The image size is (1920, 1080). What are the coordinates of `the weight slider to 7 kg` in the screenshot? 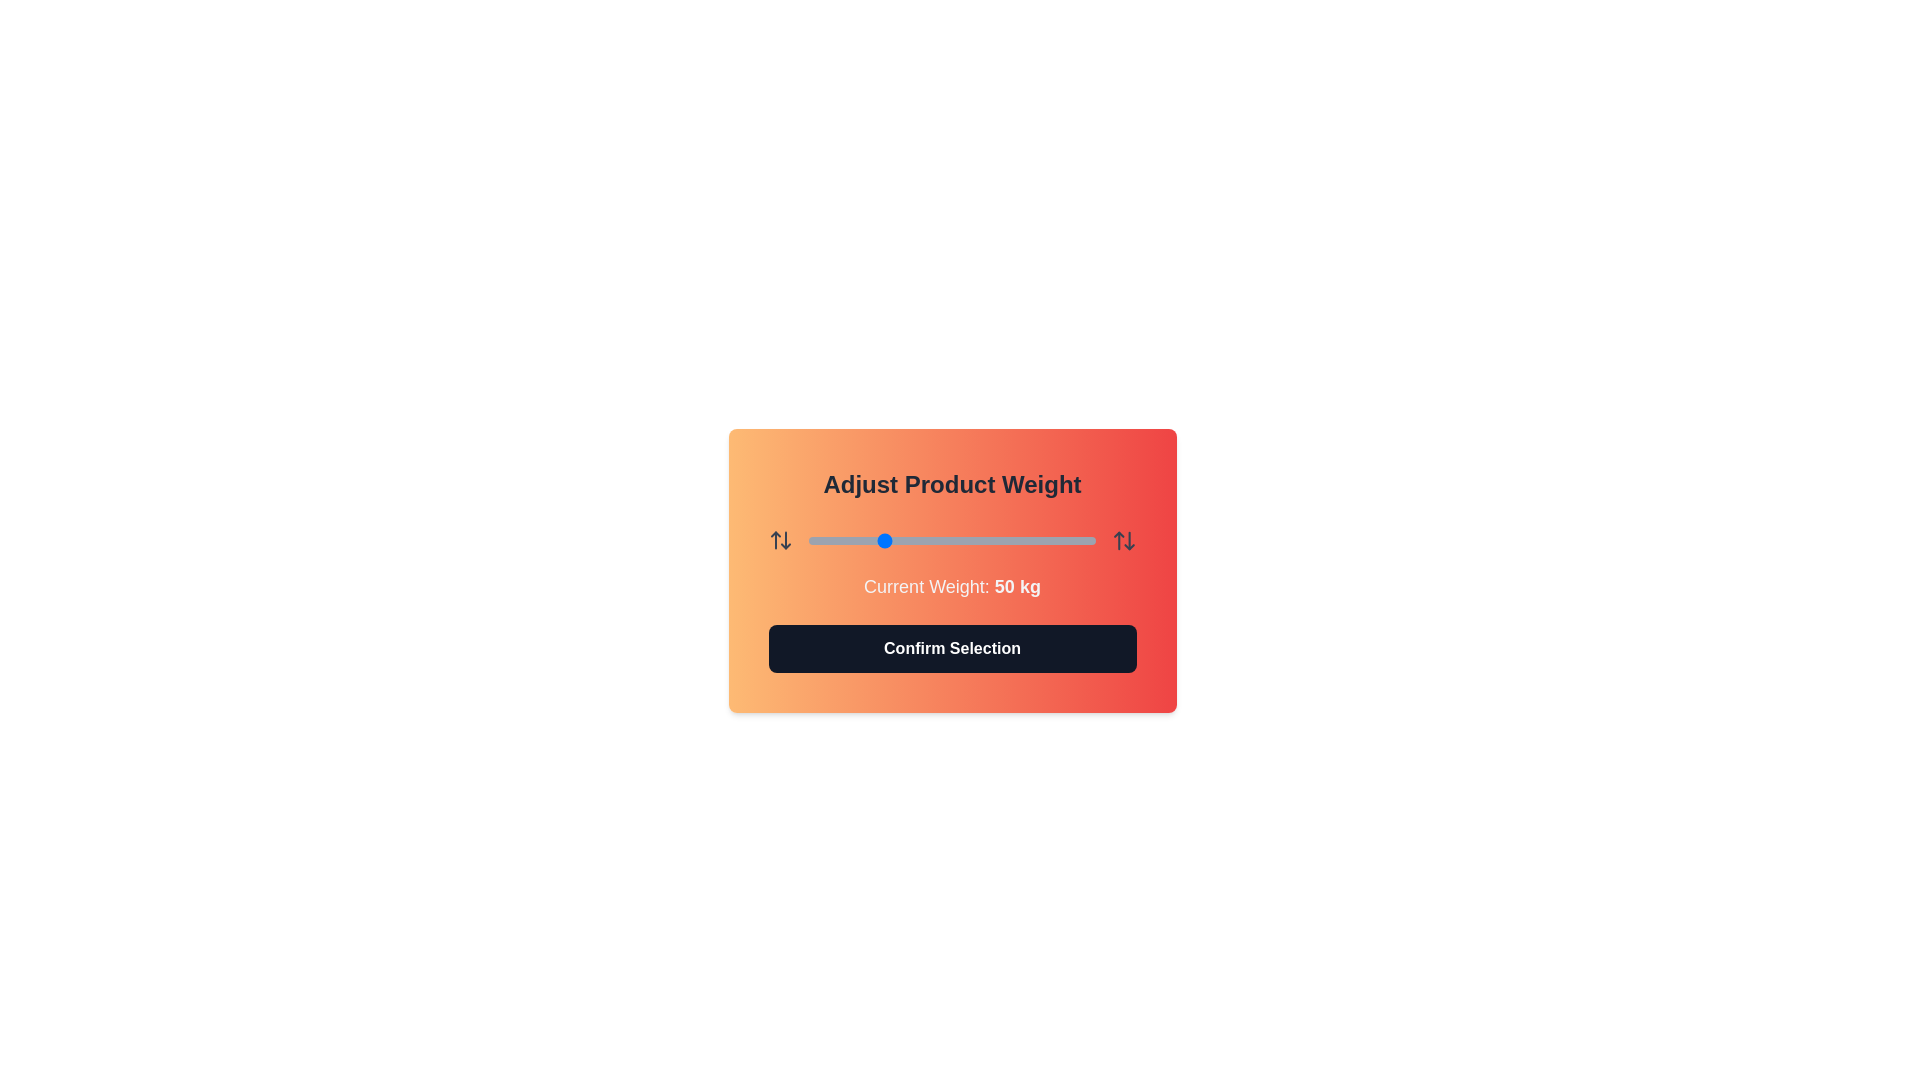 It's located at (819, 540).